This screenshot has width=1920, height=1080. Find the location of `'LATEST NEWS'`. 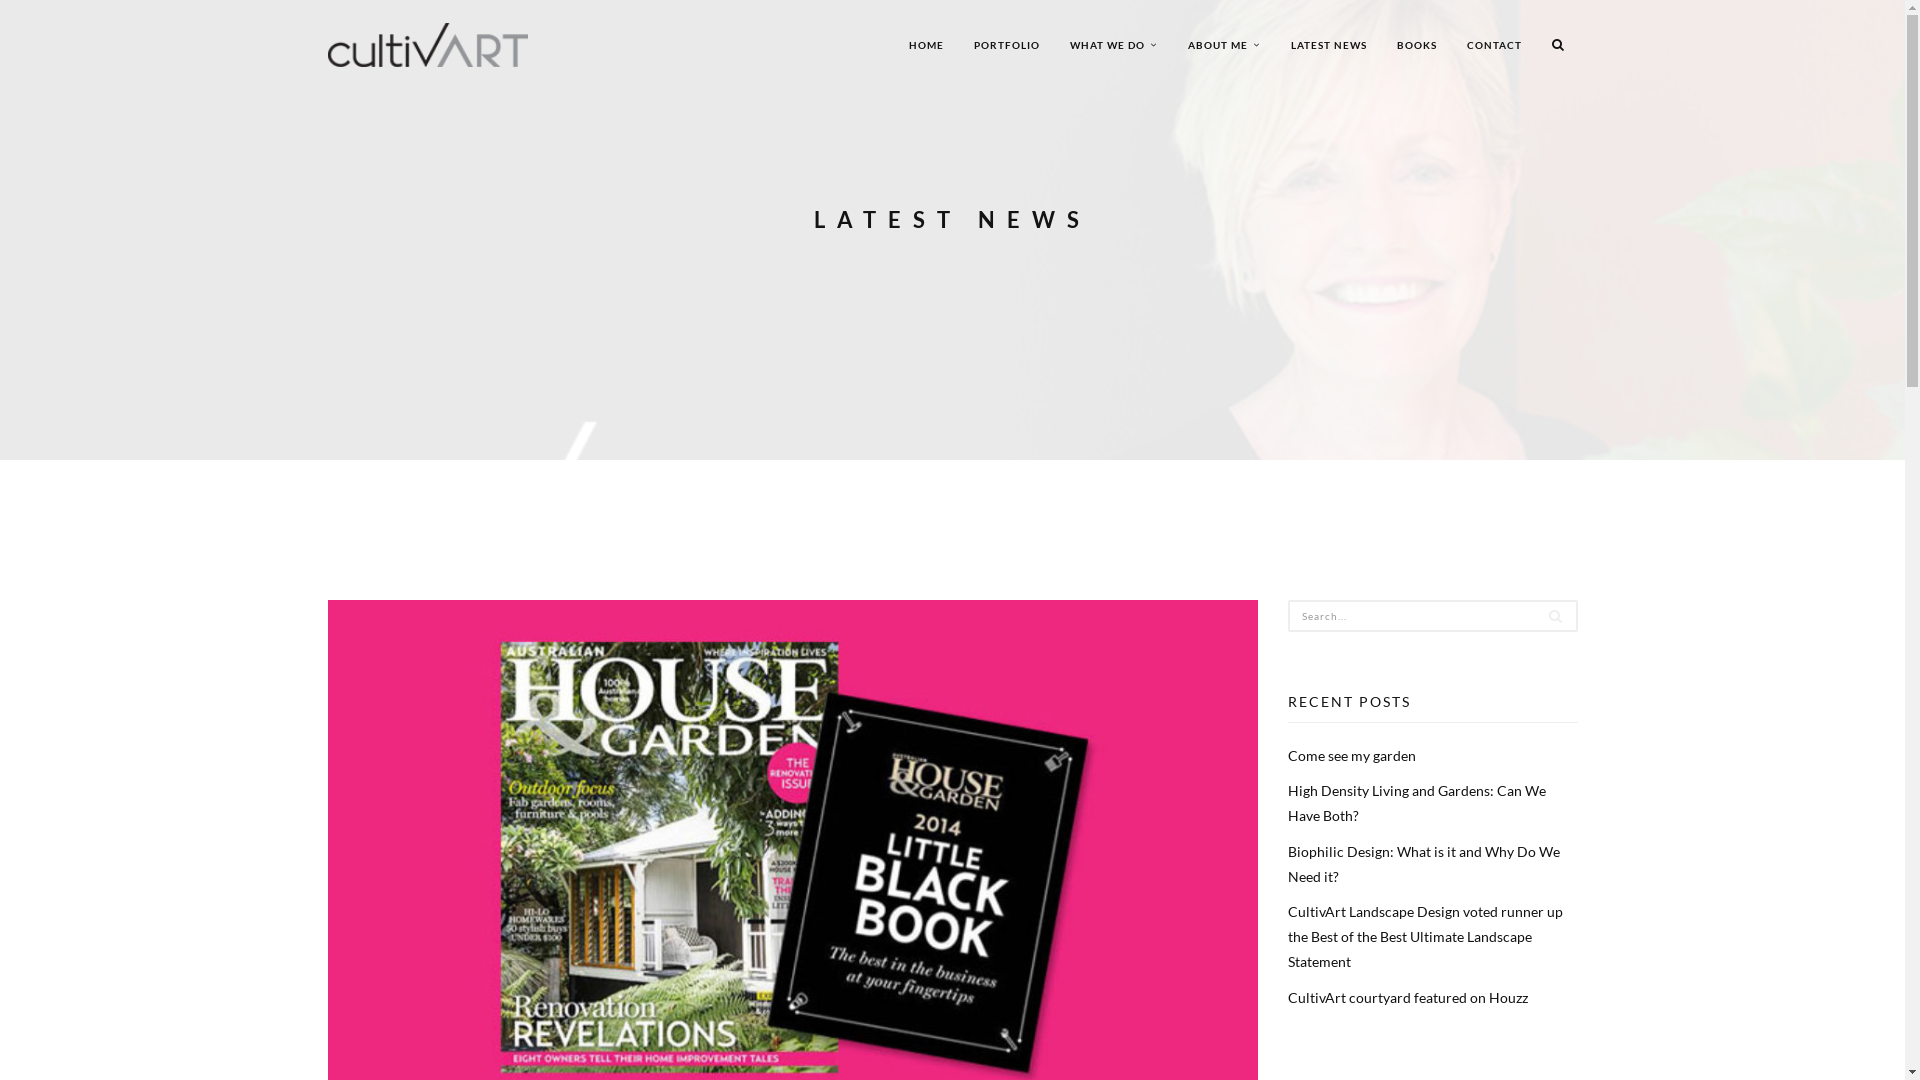

'LATEST NEWS' is located at coordinates (1329, 45).